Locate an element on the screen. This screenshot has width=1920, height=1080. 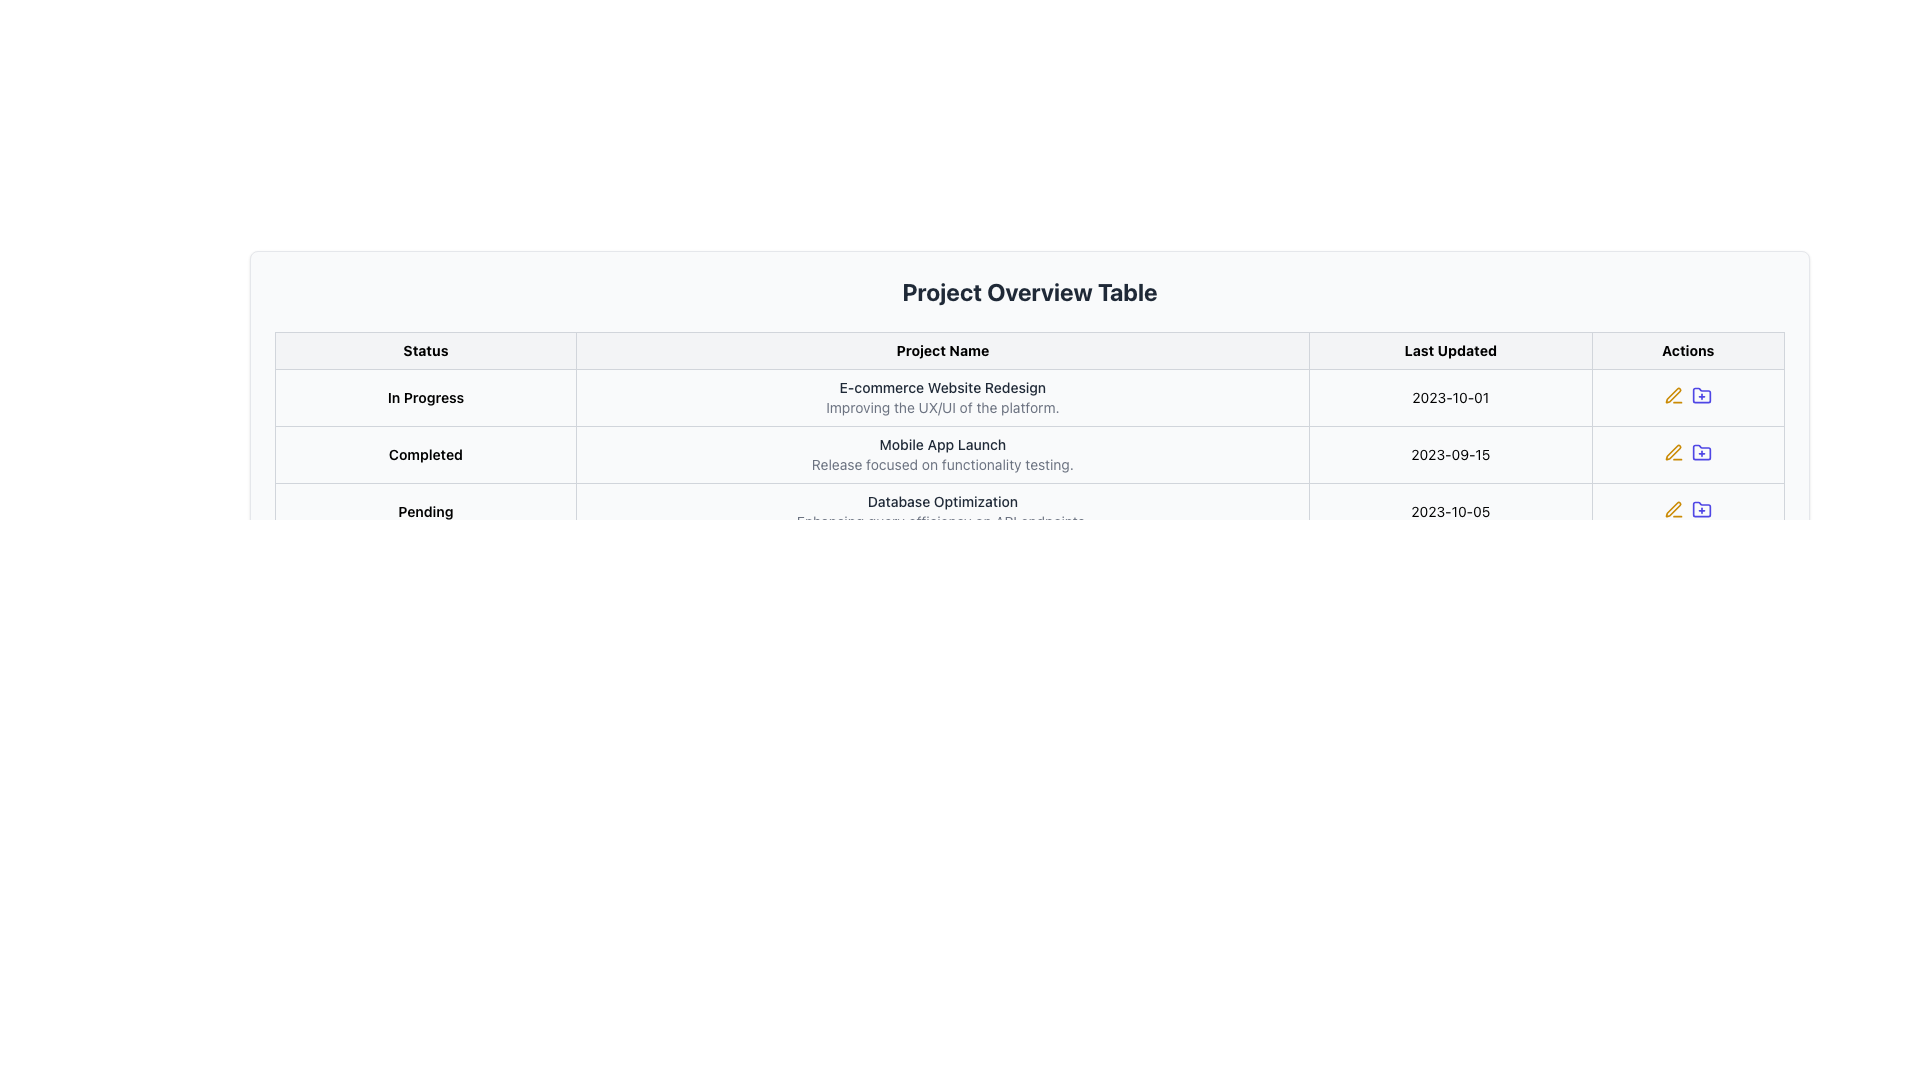
the text label reading 'Project Name' which is the second header in a table, positioned between 'Status' and 'Last Updated' is located at coordinates (941, 350).